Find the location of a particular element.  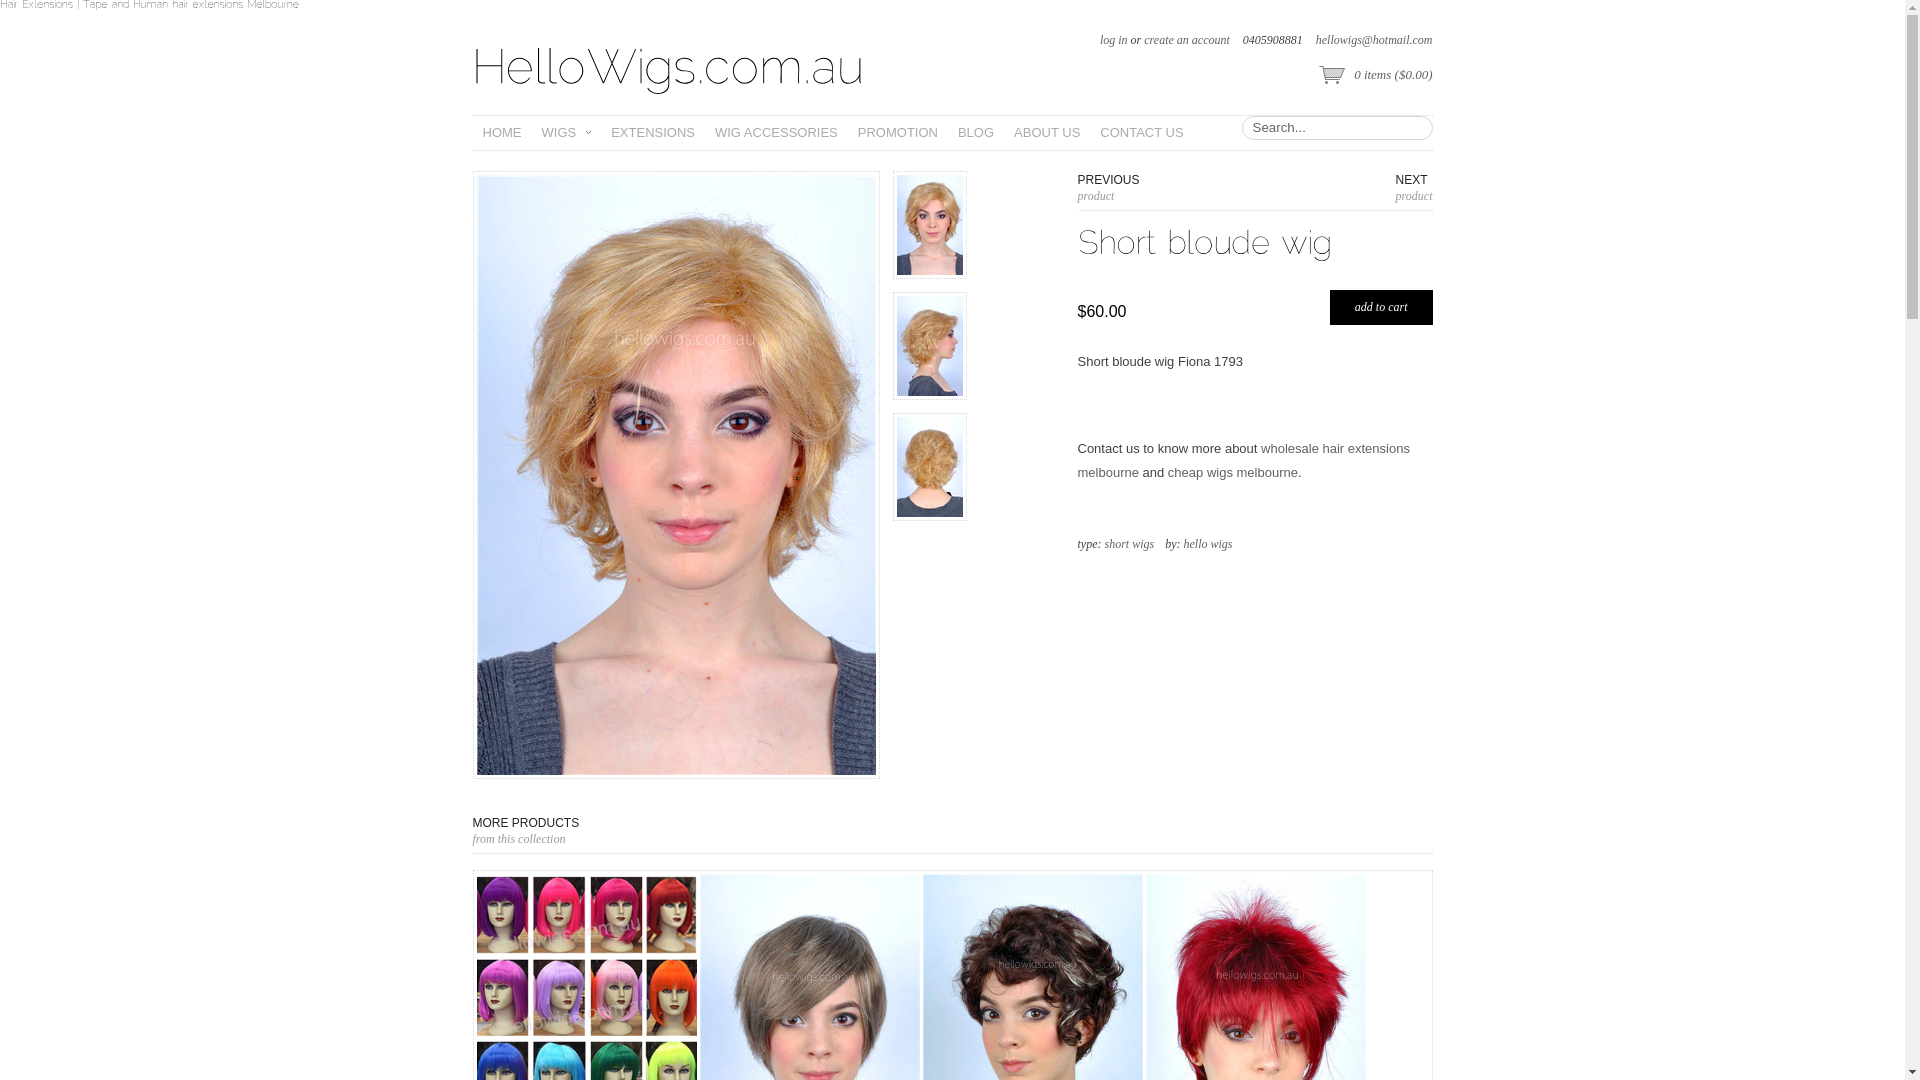

'EXTENSIONS' is located at coordinates (652, 132).